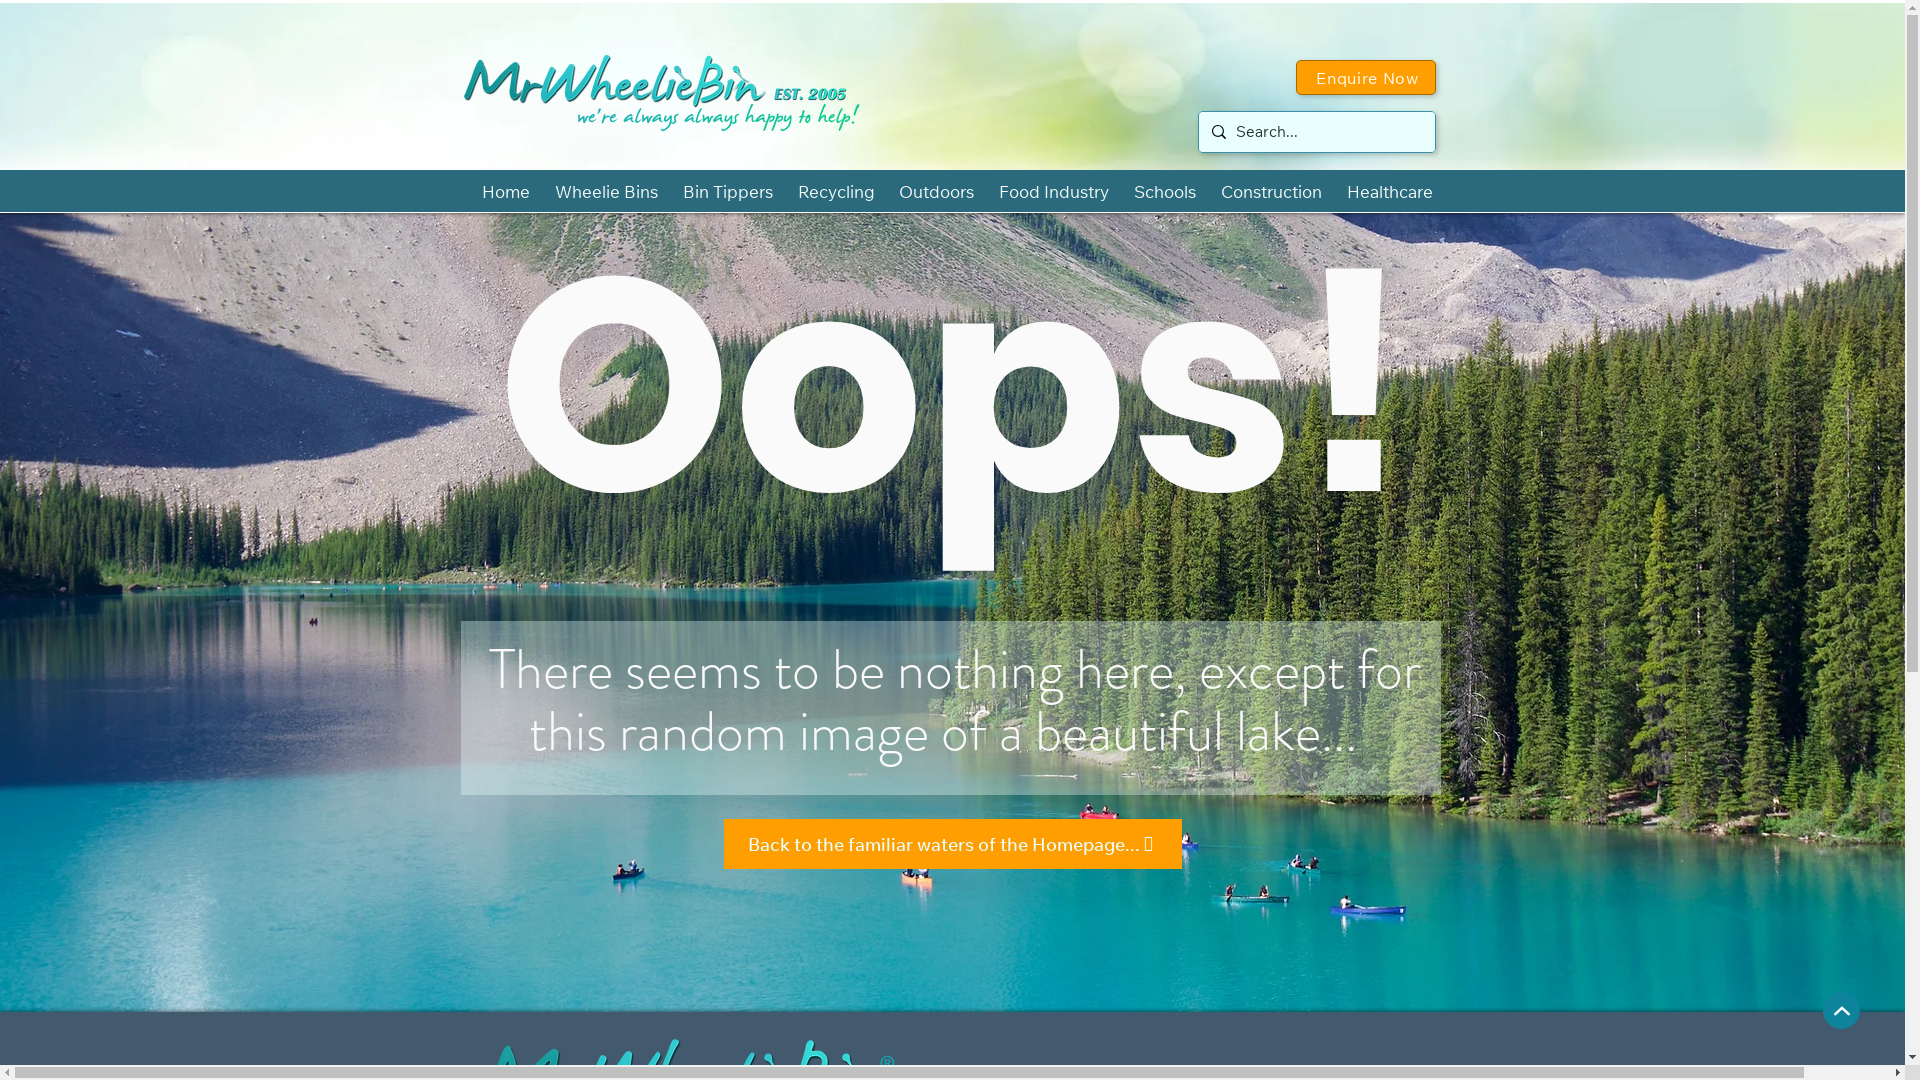  What do you see at coordinates (470, 191) in the screenshot?
I see `'Home'` at bounding box center [470, 191].